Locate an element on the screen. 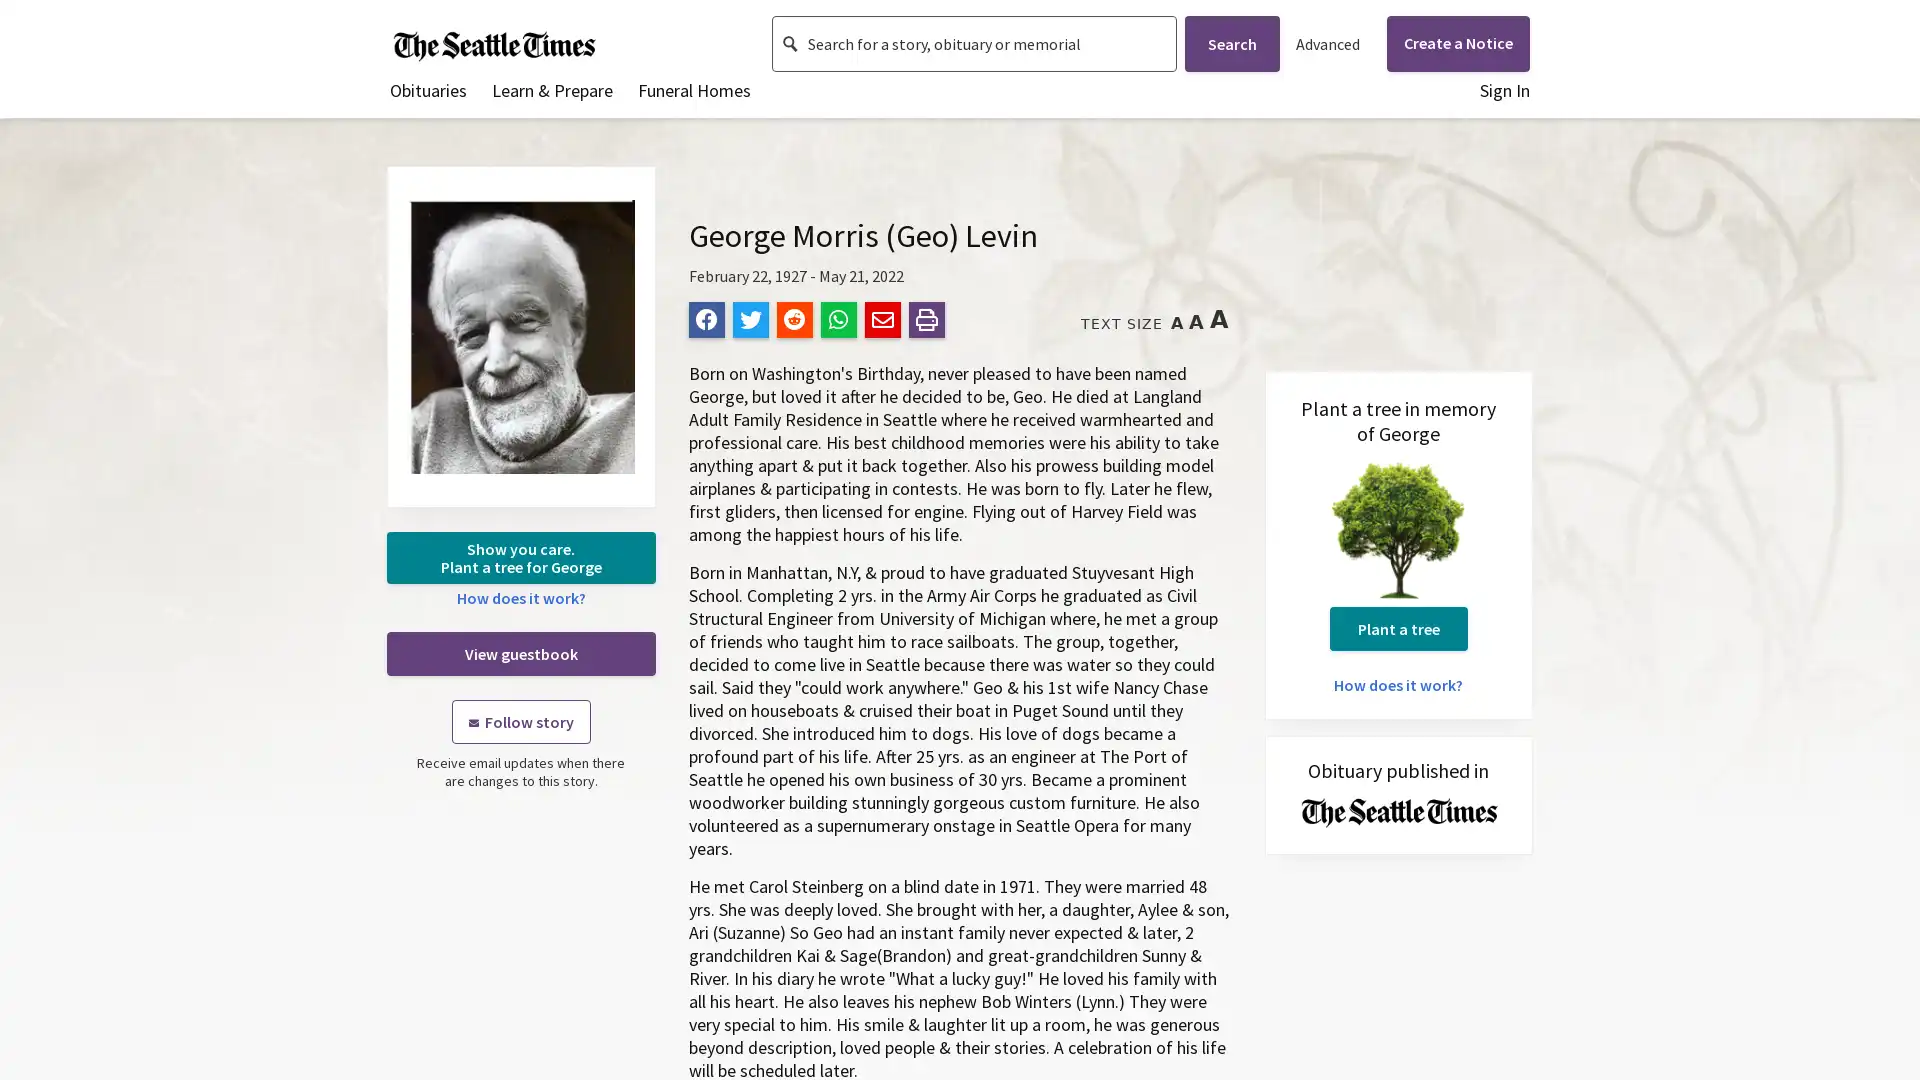 This screenshot has width=1920, height=1080. Email this page is located at coordinates (881, 319).